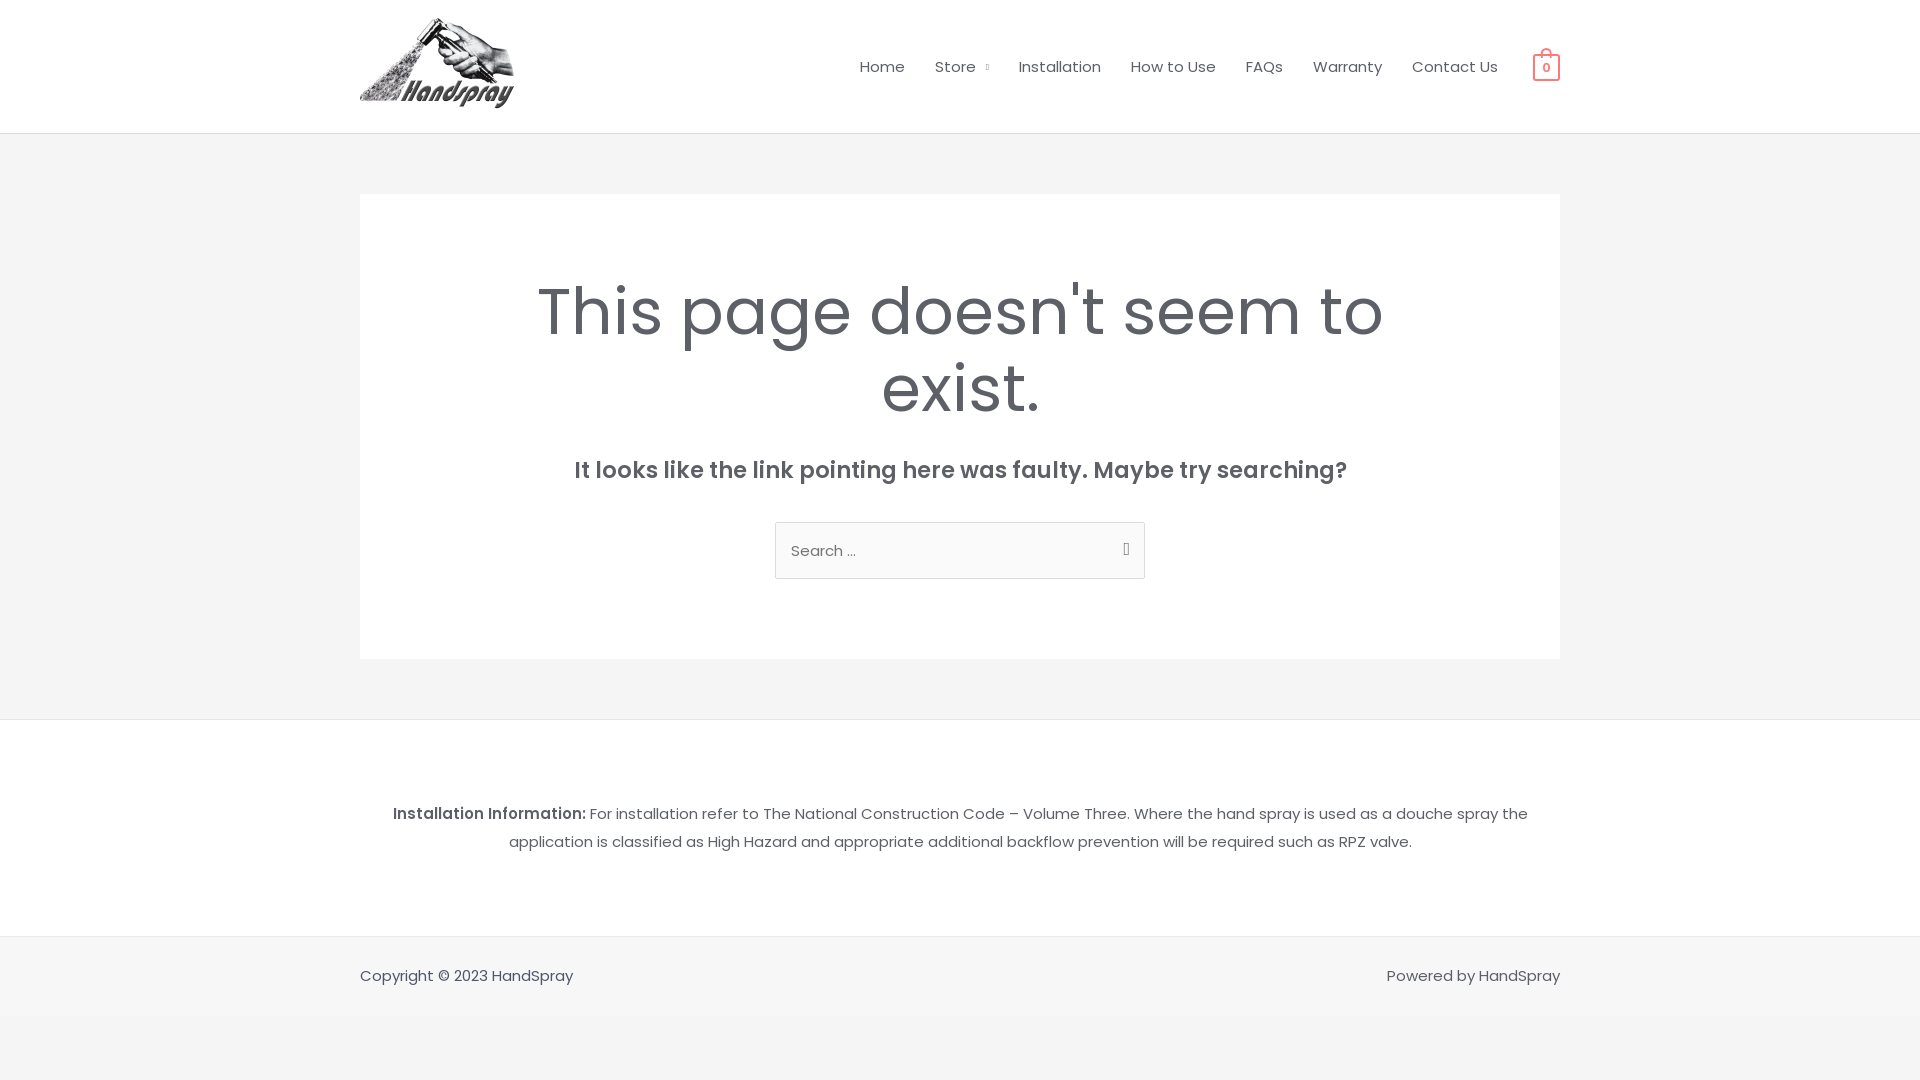 Image resolution: width=1920 pixels, height=1080 pixels. I want to click on 'Search', so click(1122, 540).